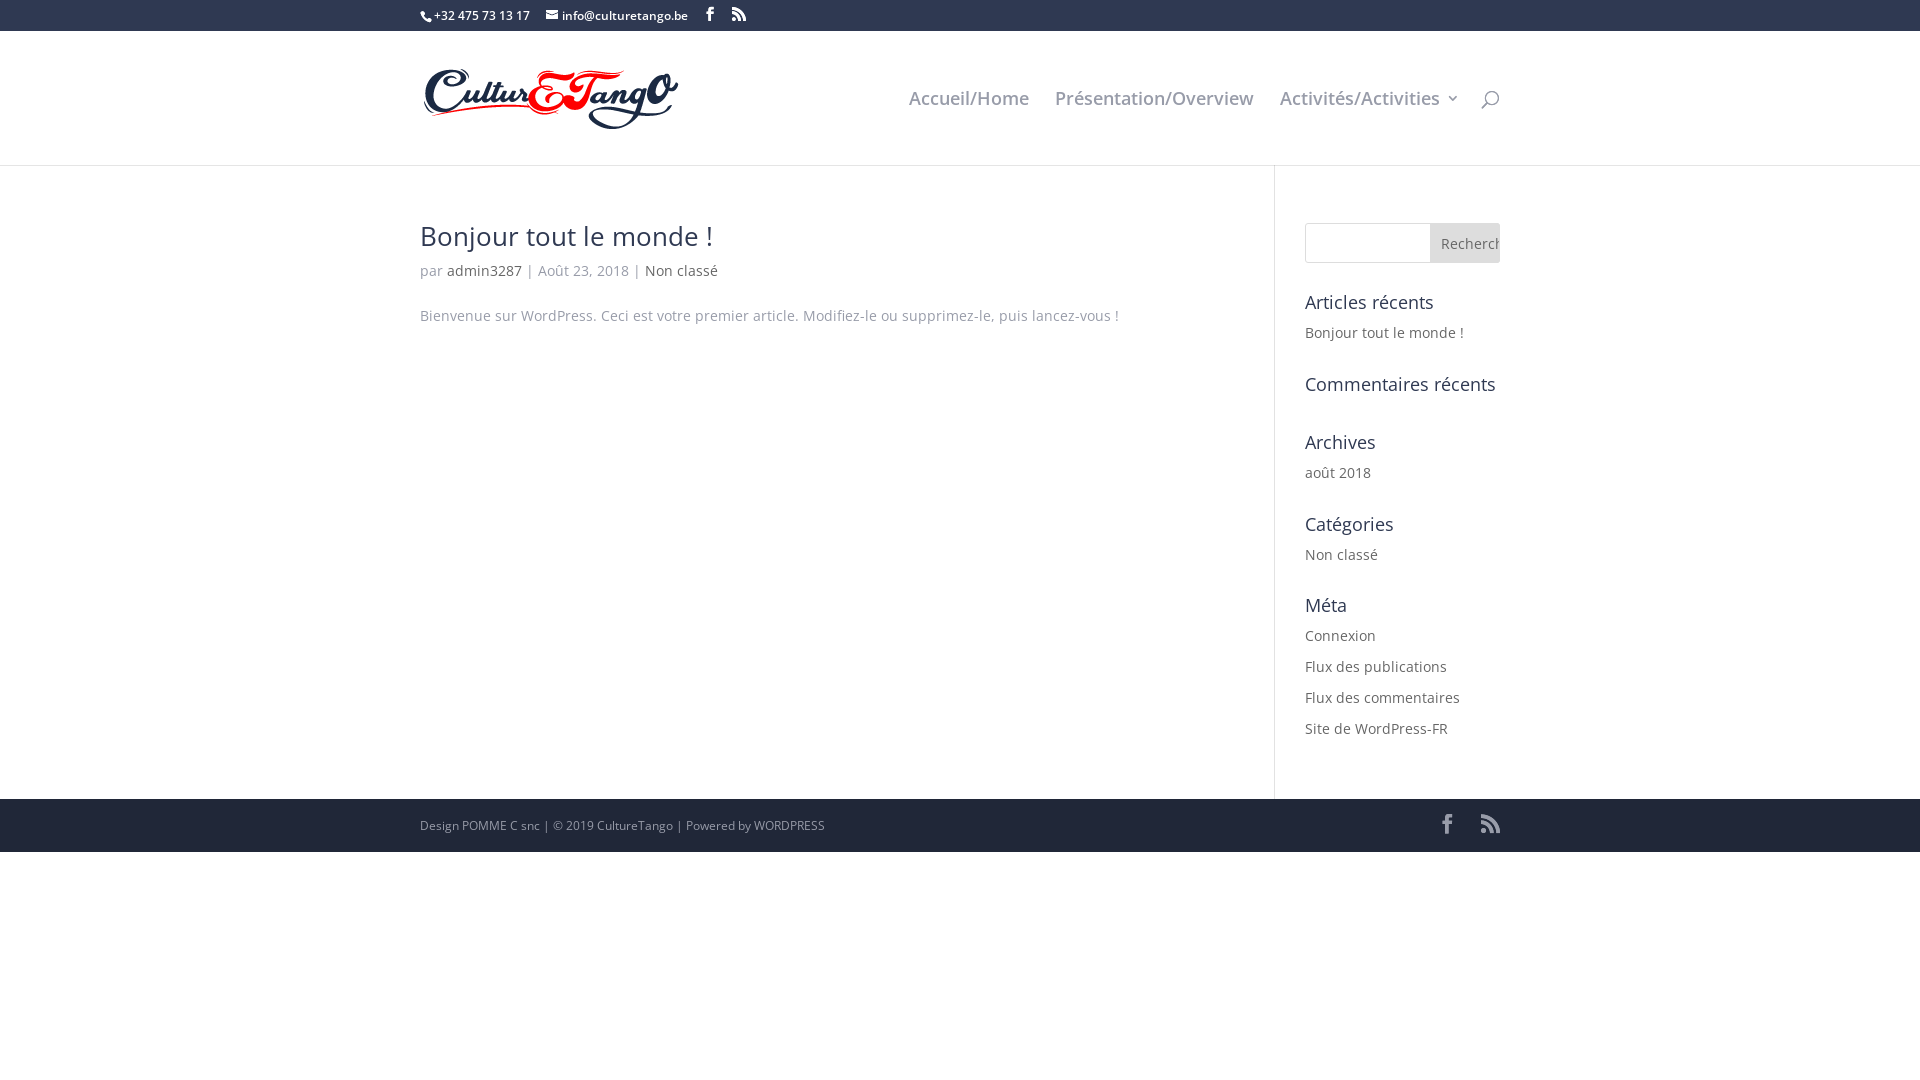 The image size is (1920, 1080). Describe the element at coordinates (1305, 666) in the screenshot. I see `'Flux des publications'` at that location.